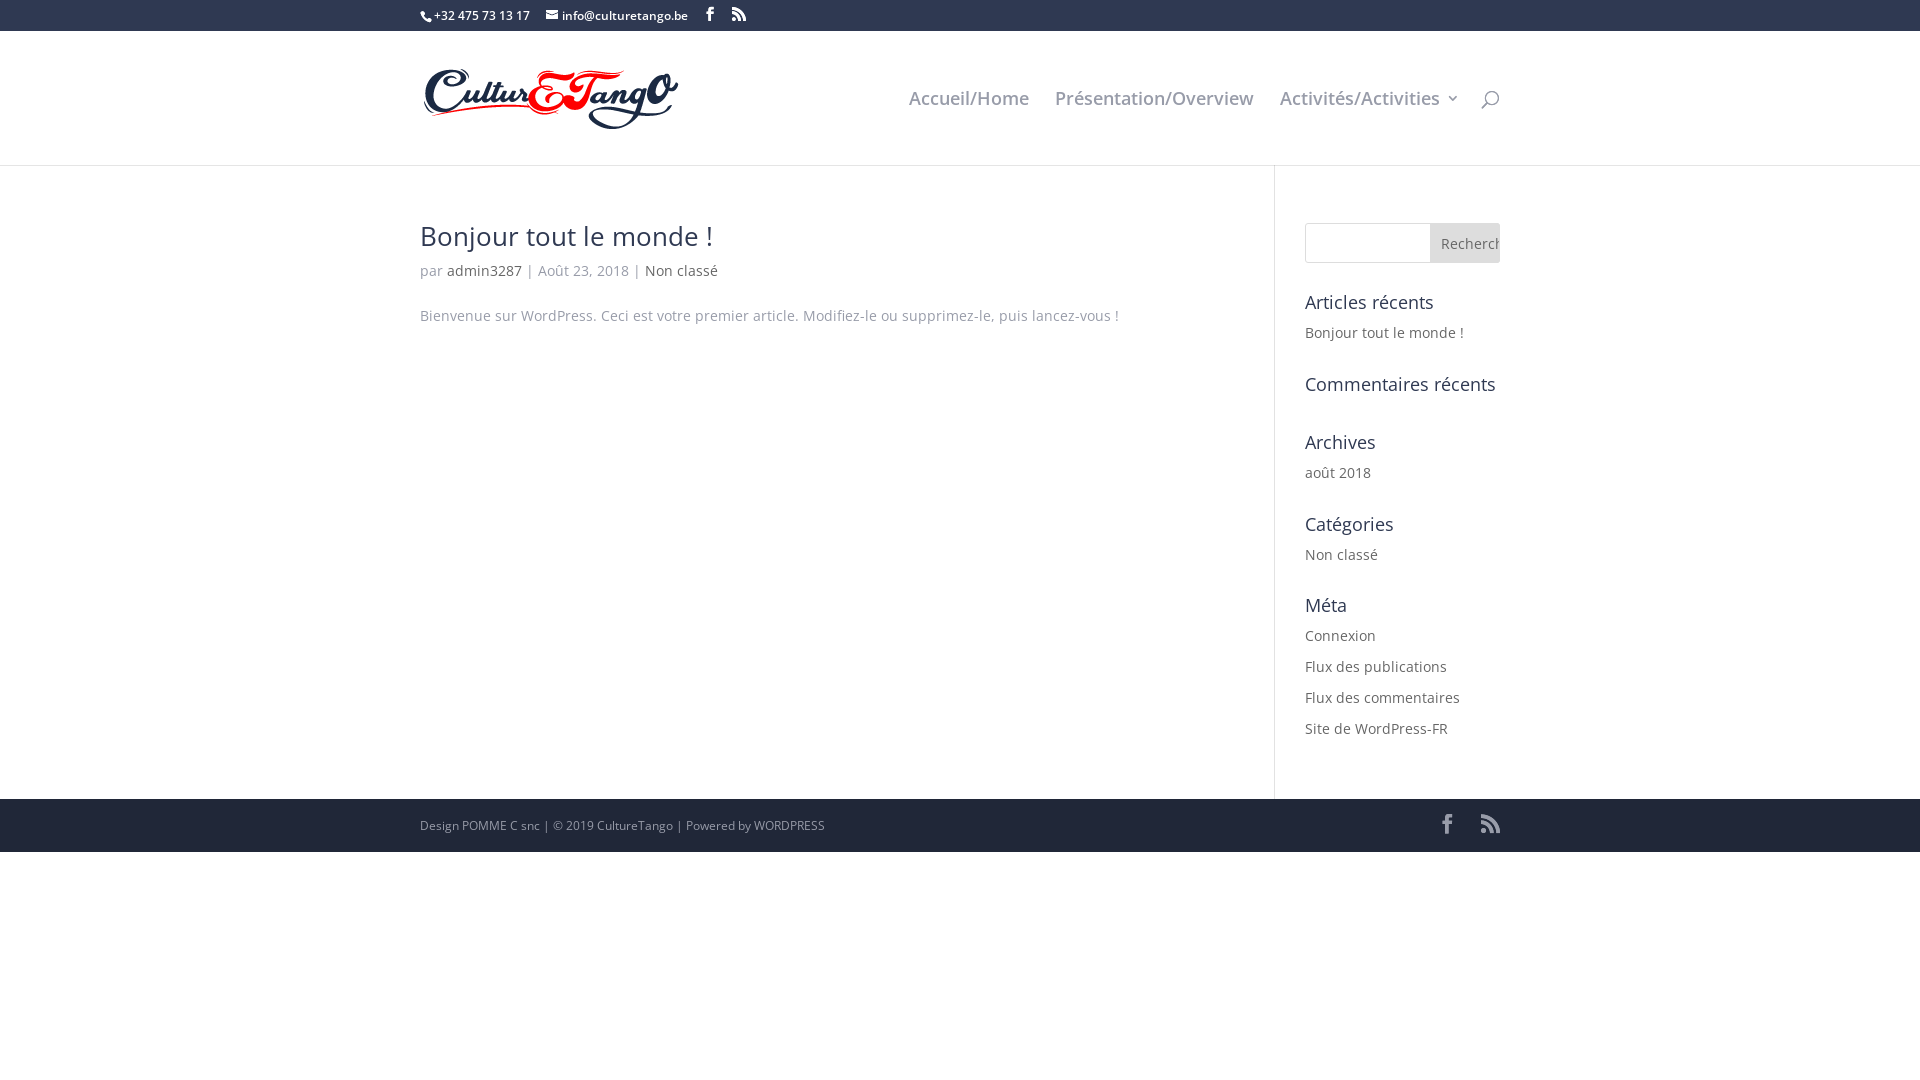 The image size is (1920, 1080). Describe the element at coordinates (1305, 666) in the screenshot. I see `'Flux des publications'` at that location.